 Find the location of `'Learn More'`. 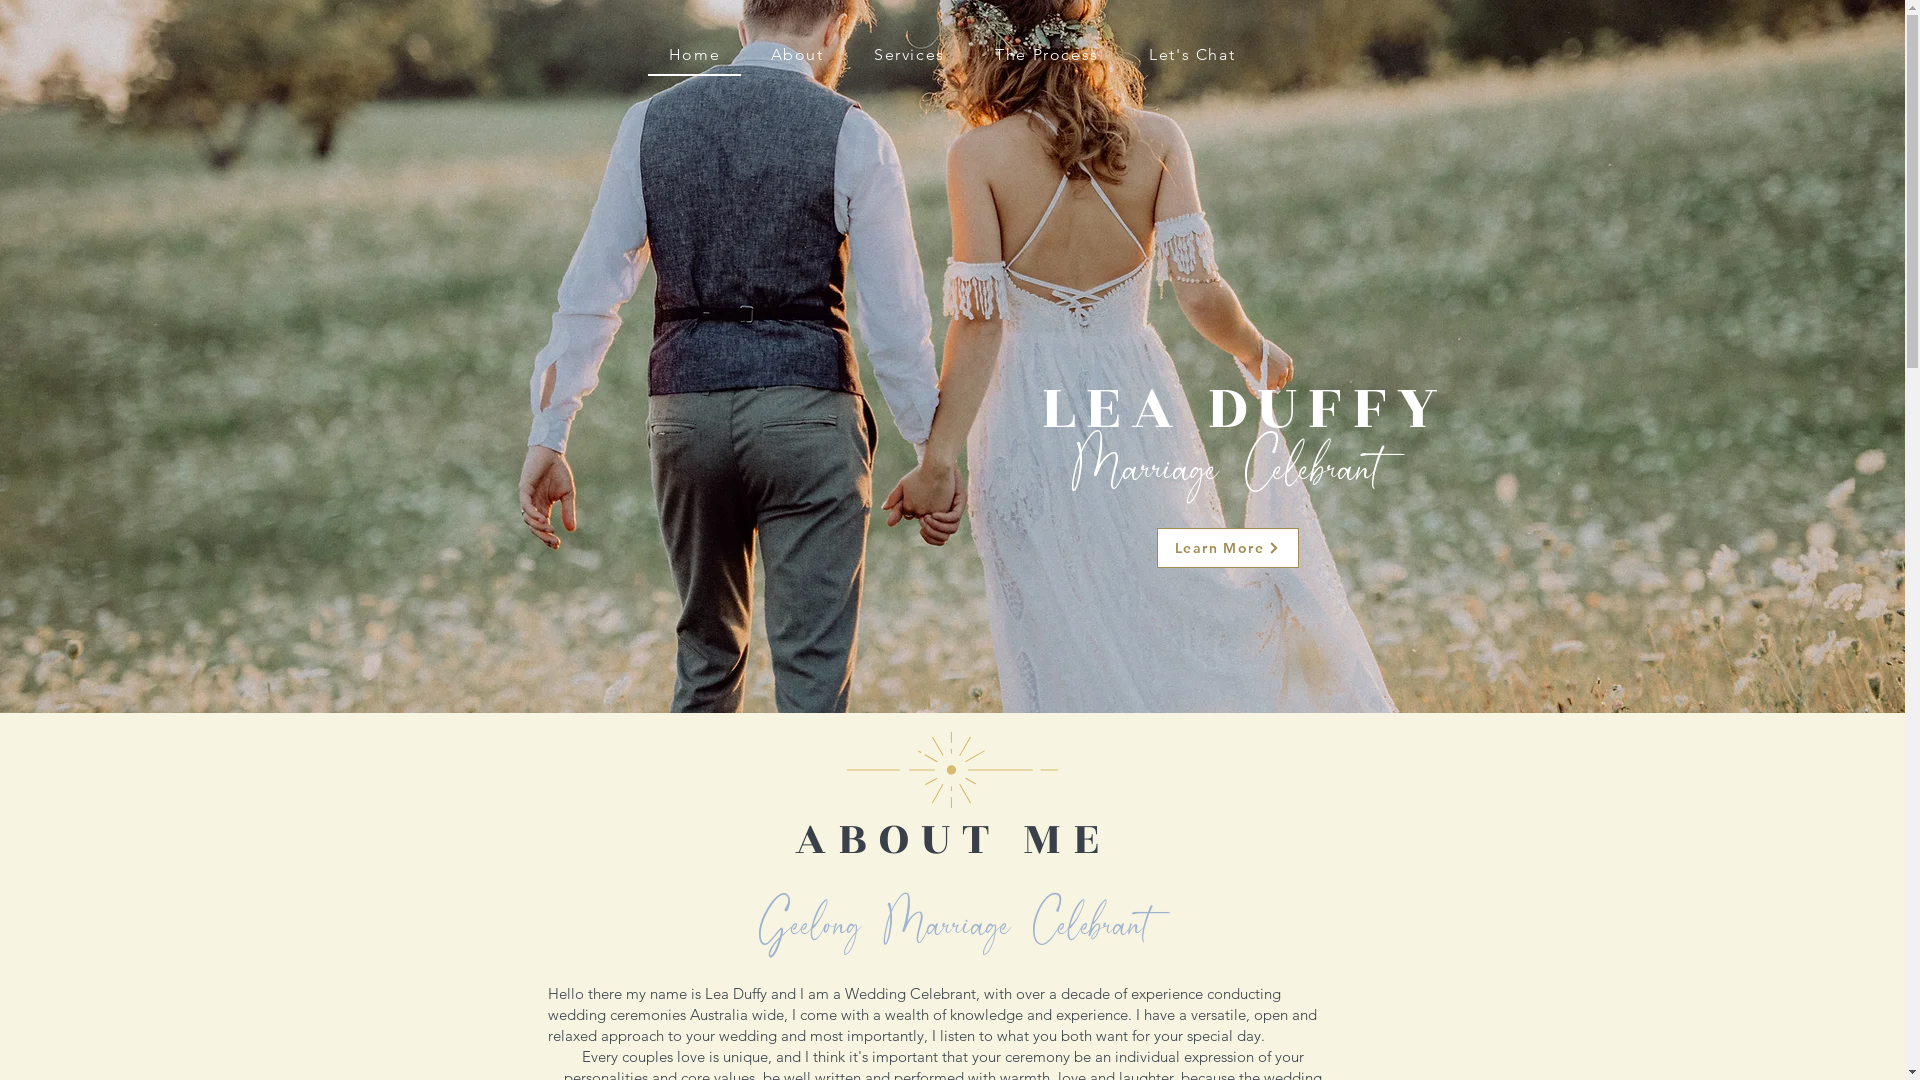

'Learn More' is located at coordinates (1226, 547).